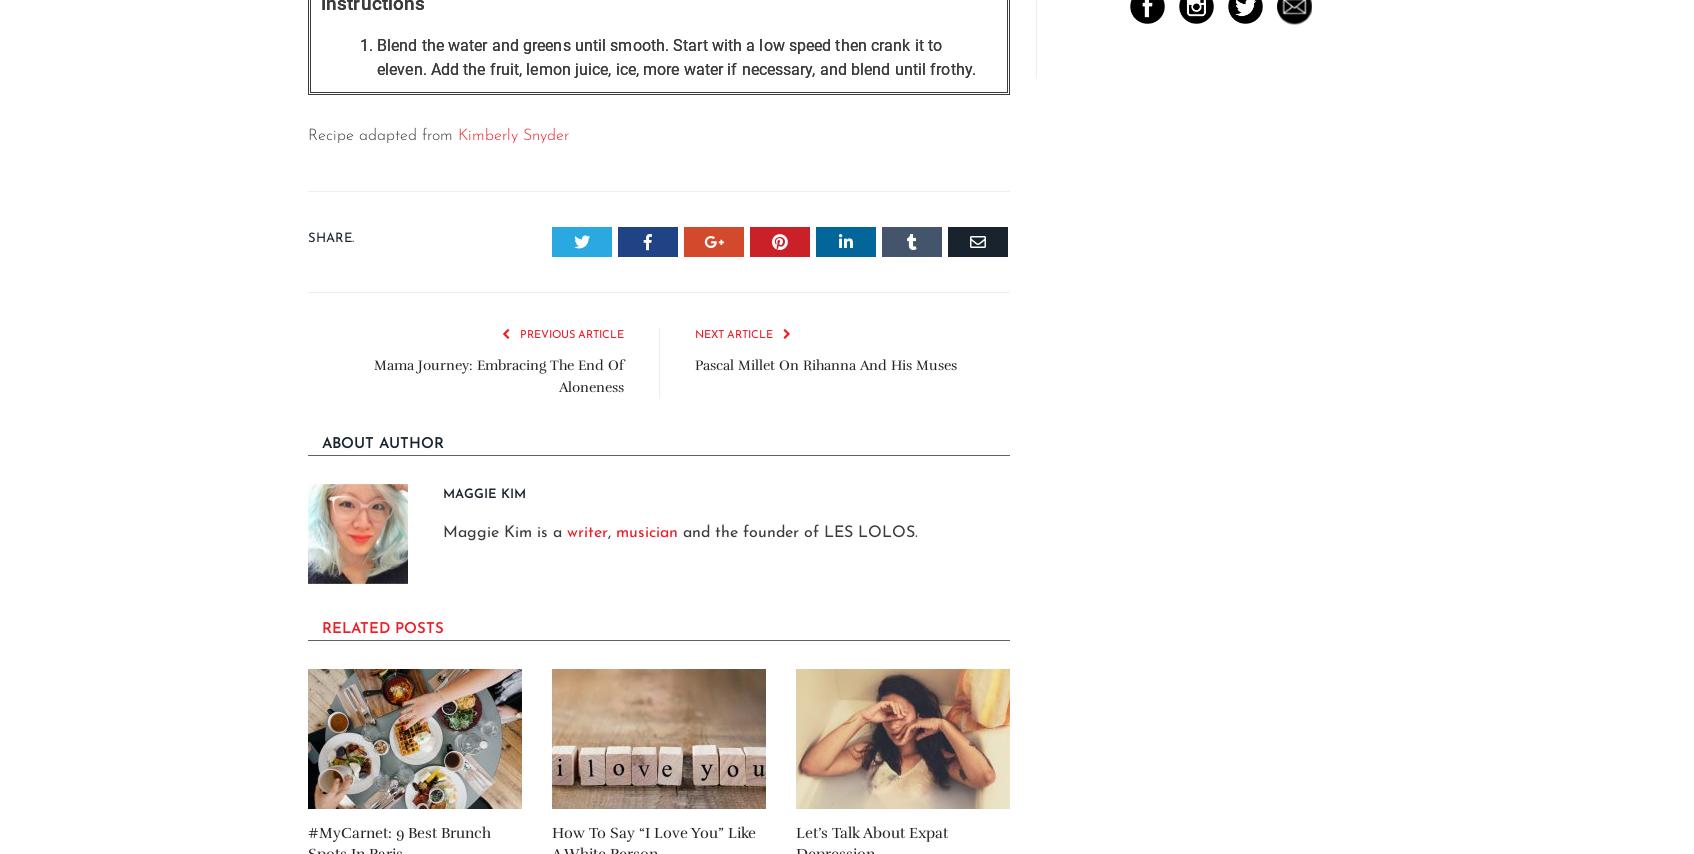 The image size is (1694, 854). Describe the element at coordinates (825, 364) in the screenshot. I see `'Pascal Millet On Rihanna And His Muses'` at that location.